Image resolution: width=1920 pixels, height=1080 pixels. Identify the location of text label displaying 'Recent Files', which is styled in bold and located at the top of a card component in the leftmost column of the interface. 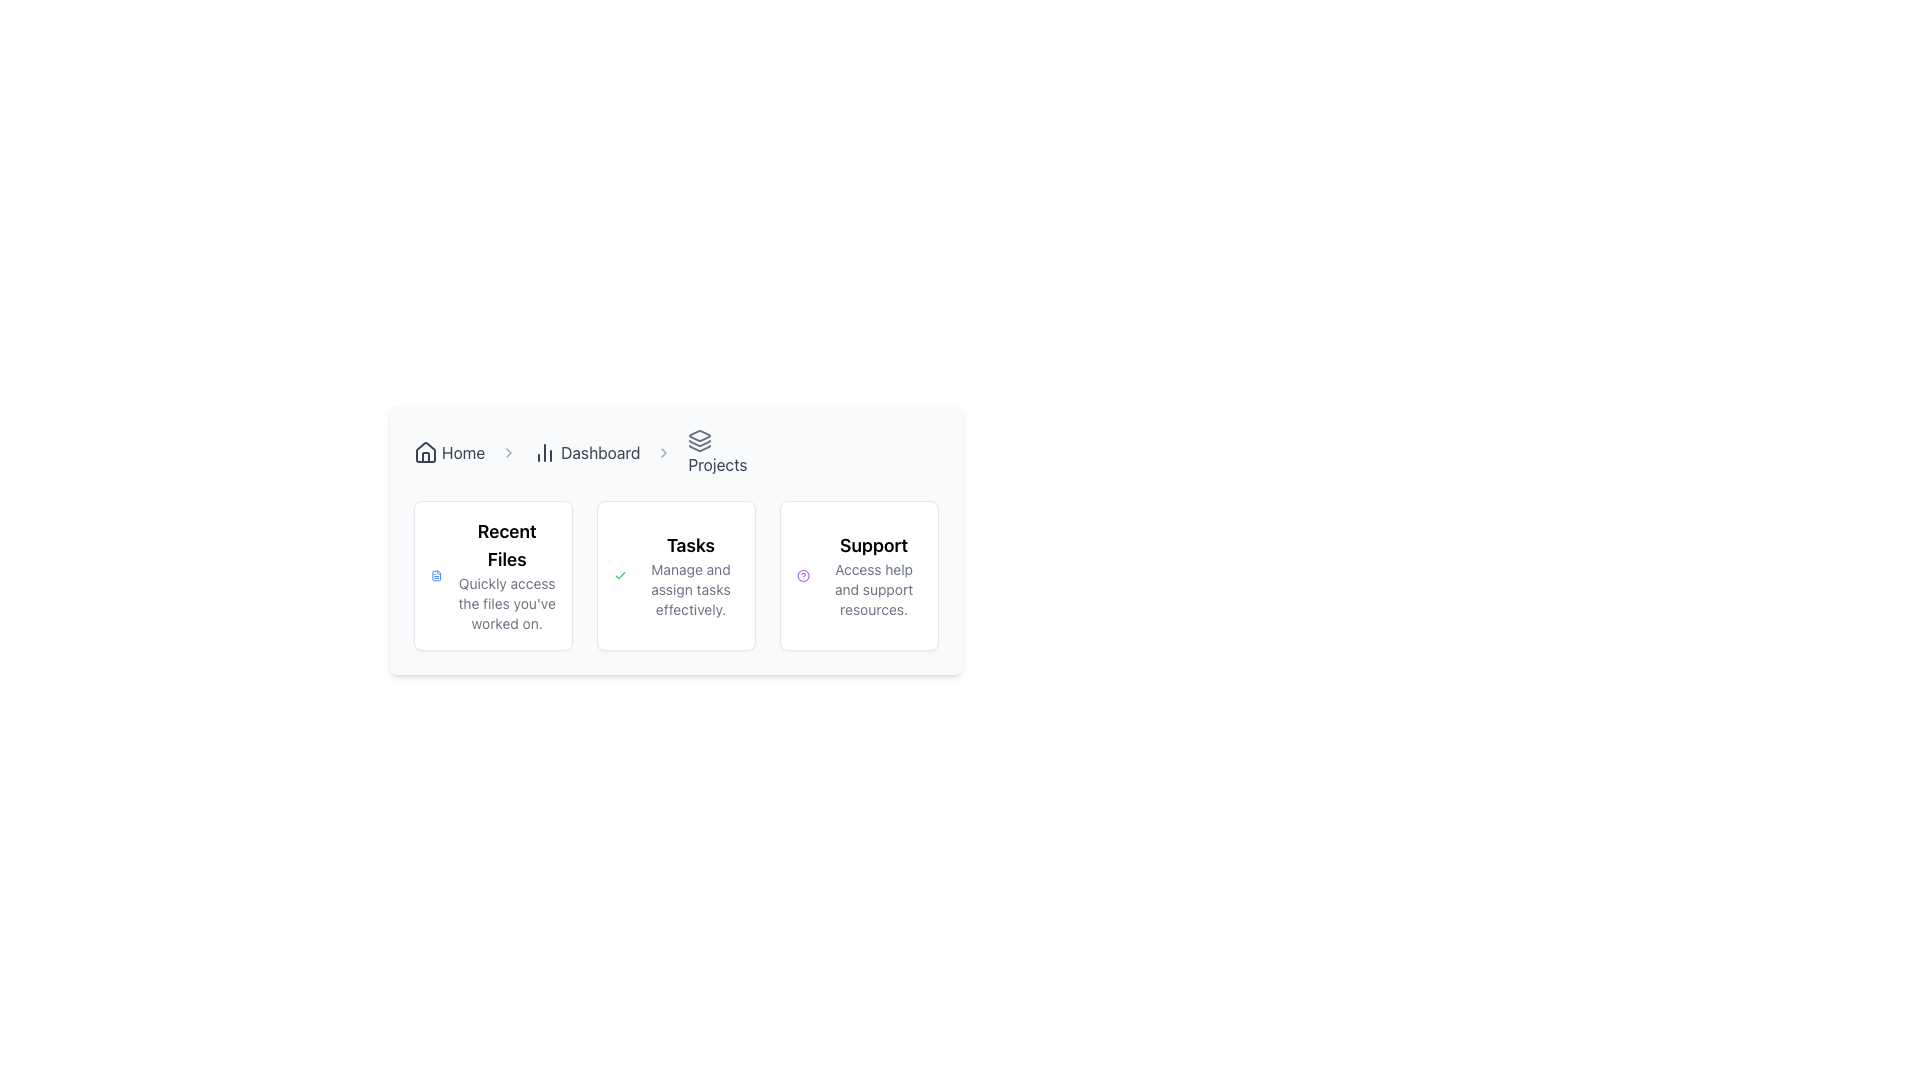
(507, 546).